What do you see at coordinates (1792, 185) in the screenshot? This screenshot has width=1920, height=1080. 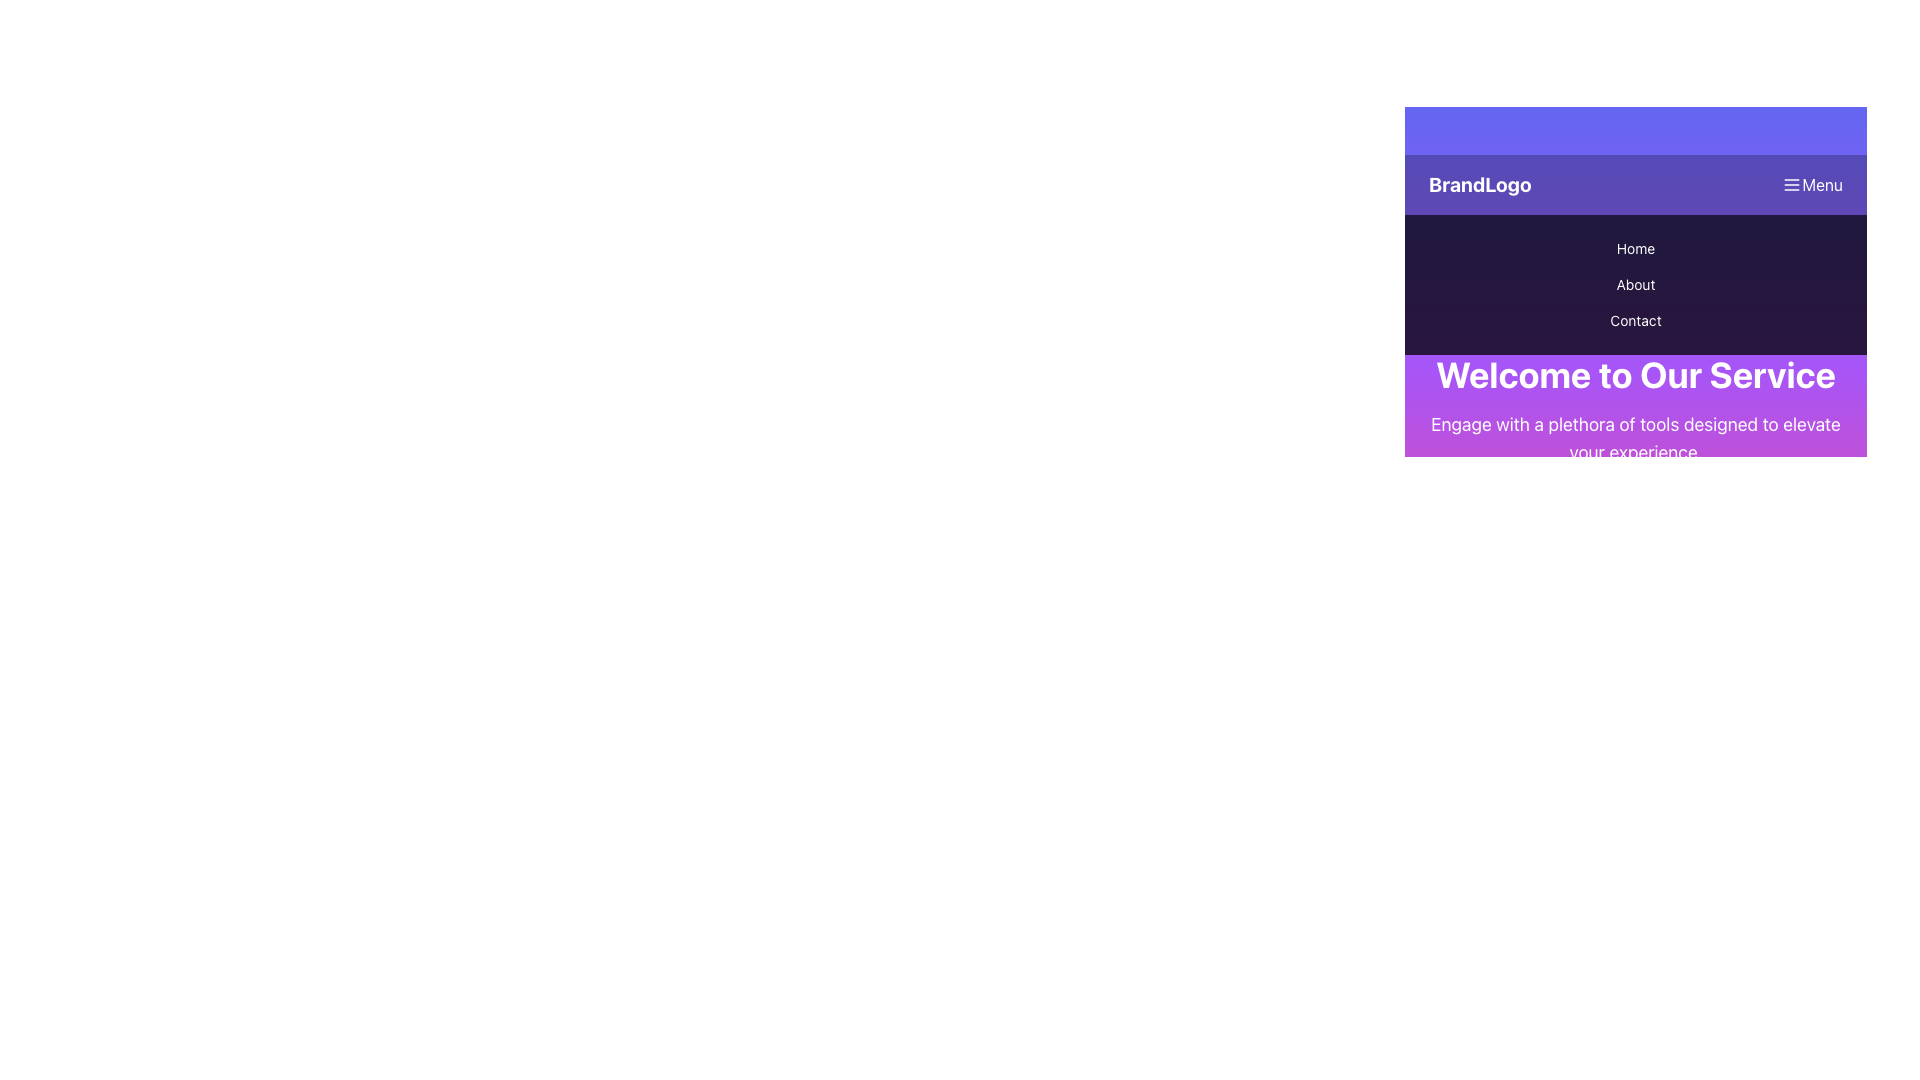 I see `the Hamburger Menu Icon, which is a small square icon with three horizontal lines located in the top-right corner of the interface, adjacent to the 'BrandLogo' text` at bounding box center [1792, 185].